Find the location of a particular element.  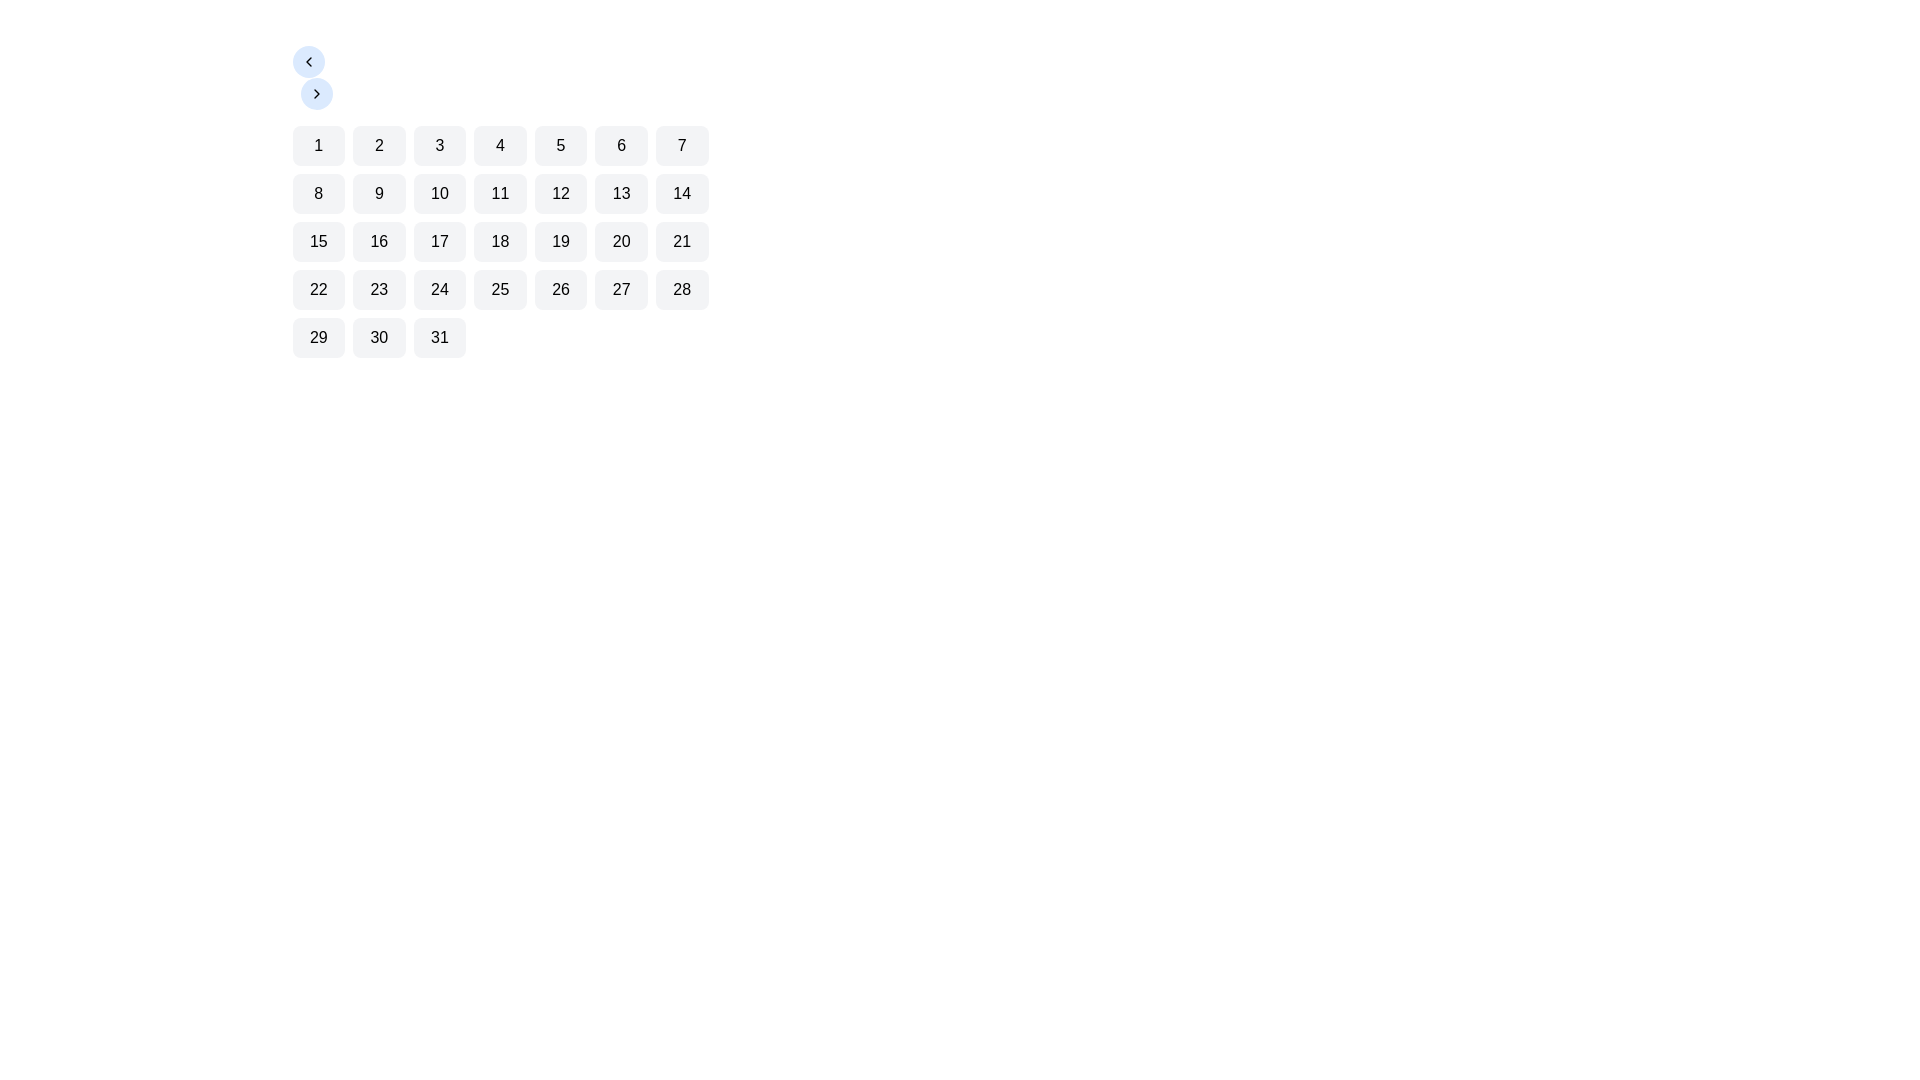

the calendar date button representing '18' is located at coordinates (500, 241).